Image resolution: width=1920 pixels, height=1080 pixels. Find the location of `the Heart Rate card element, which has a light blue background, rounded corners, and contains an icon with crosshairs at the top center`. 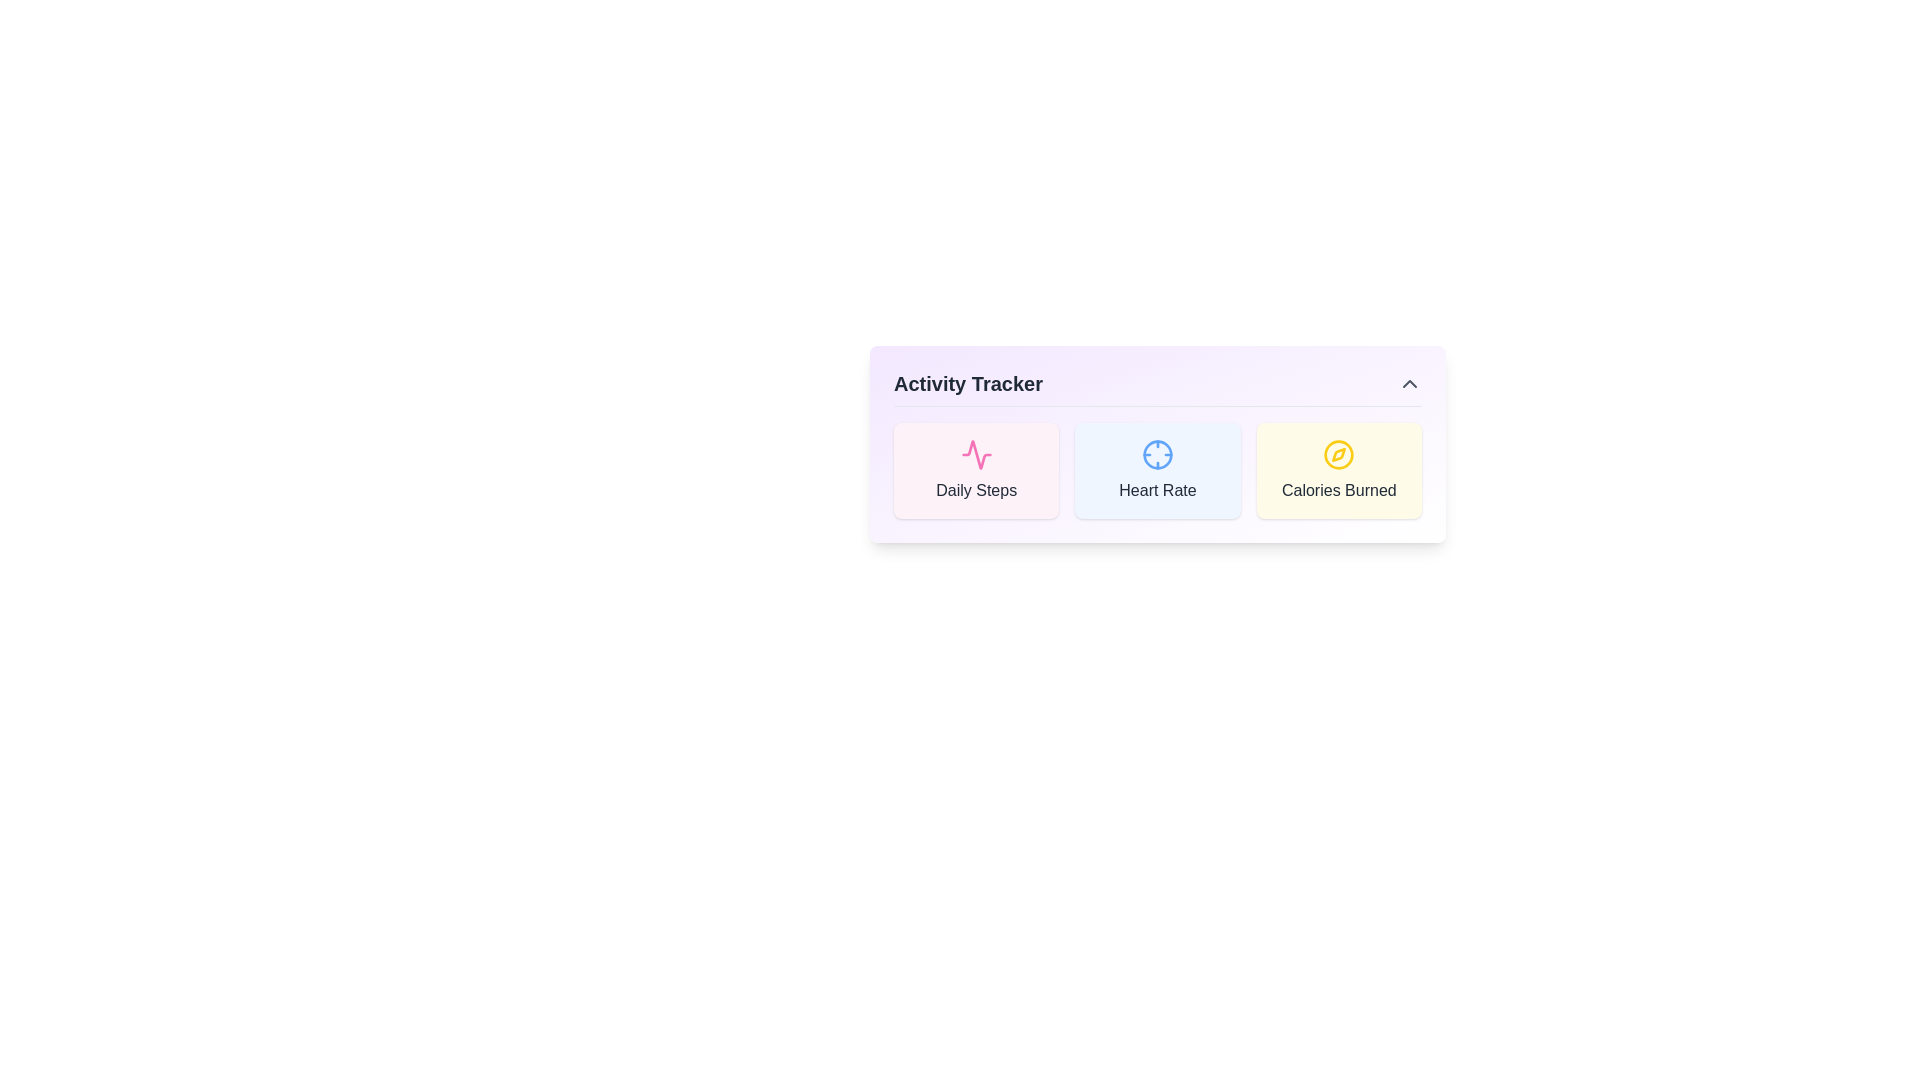

the Heart Rate card element, which has a light blue background, rounded corners, and contains an icon with crosshairs at the top center is located at coordinates (1157, 470).